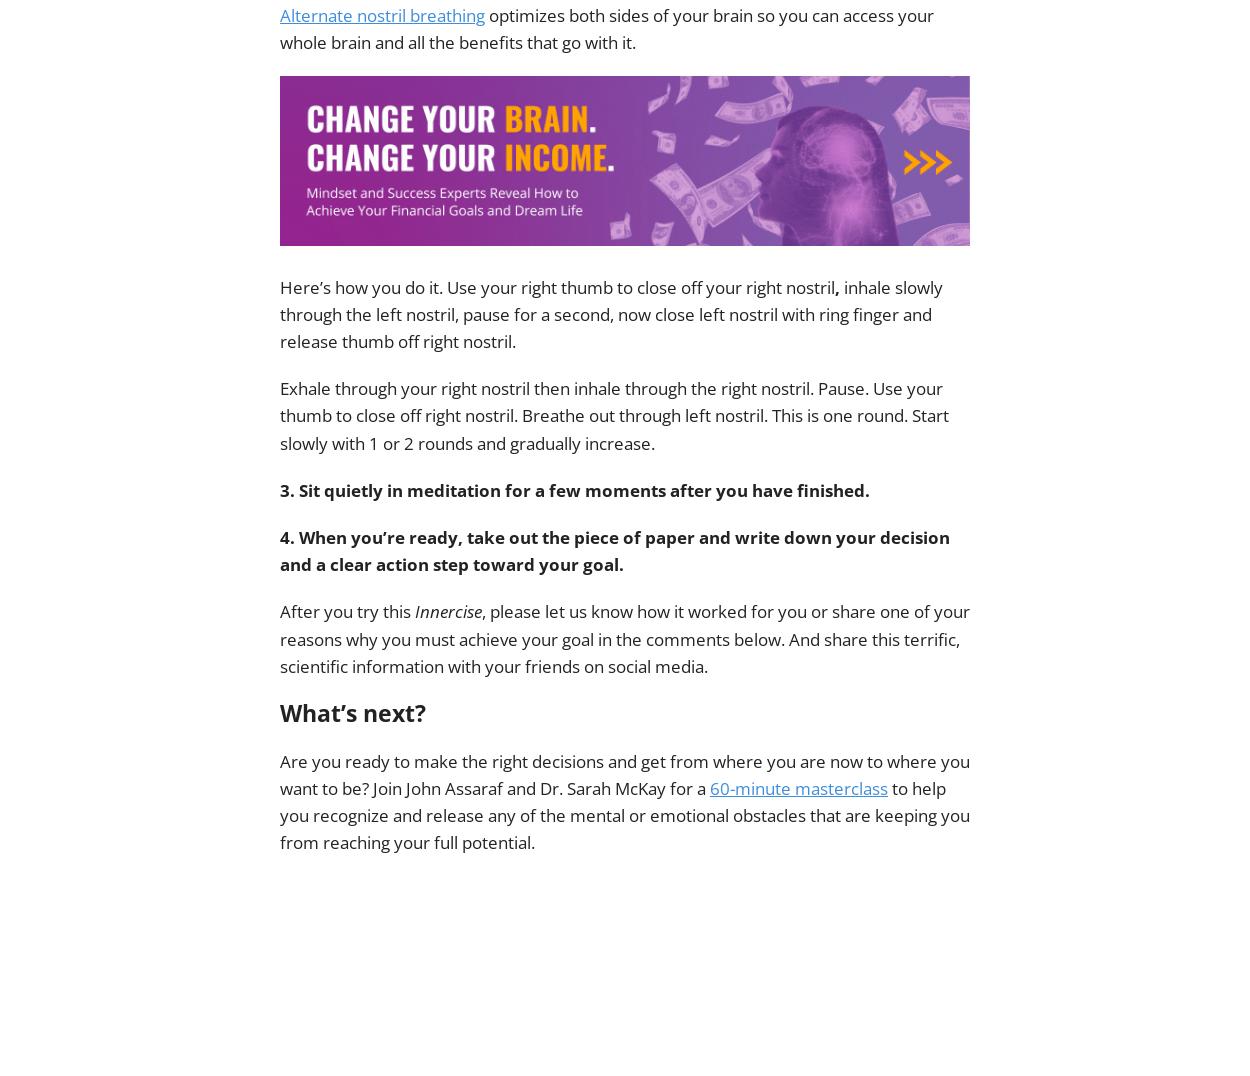 The width and height of the screenshot is (1250, 1076). I want to click on 'Here’s how you do it. Use your right thumb to close off your right nostril', so click(557, 285).